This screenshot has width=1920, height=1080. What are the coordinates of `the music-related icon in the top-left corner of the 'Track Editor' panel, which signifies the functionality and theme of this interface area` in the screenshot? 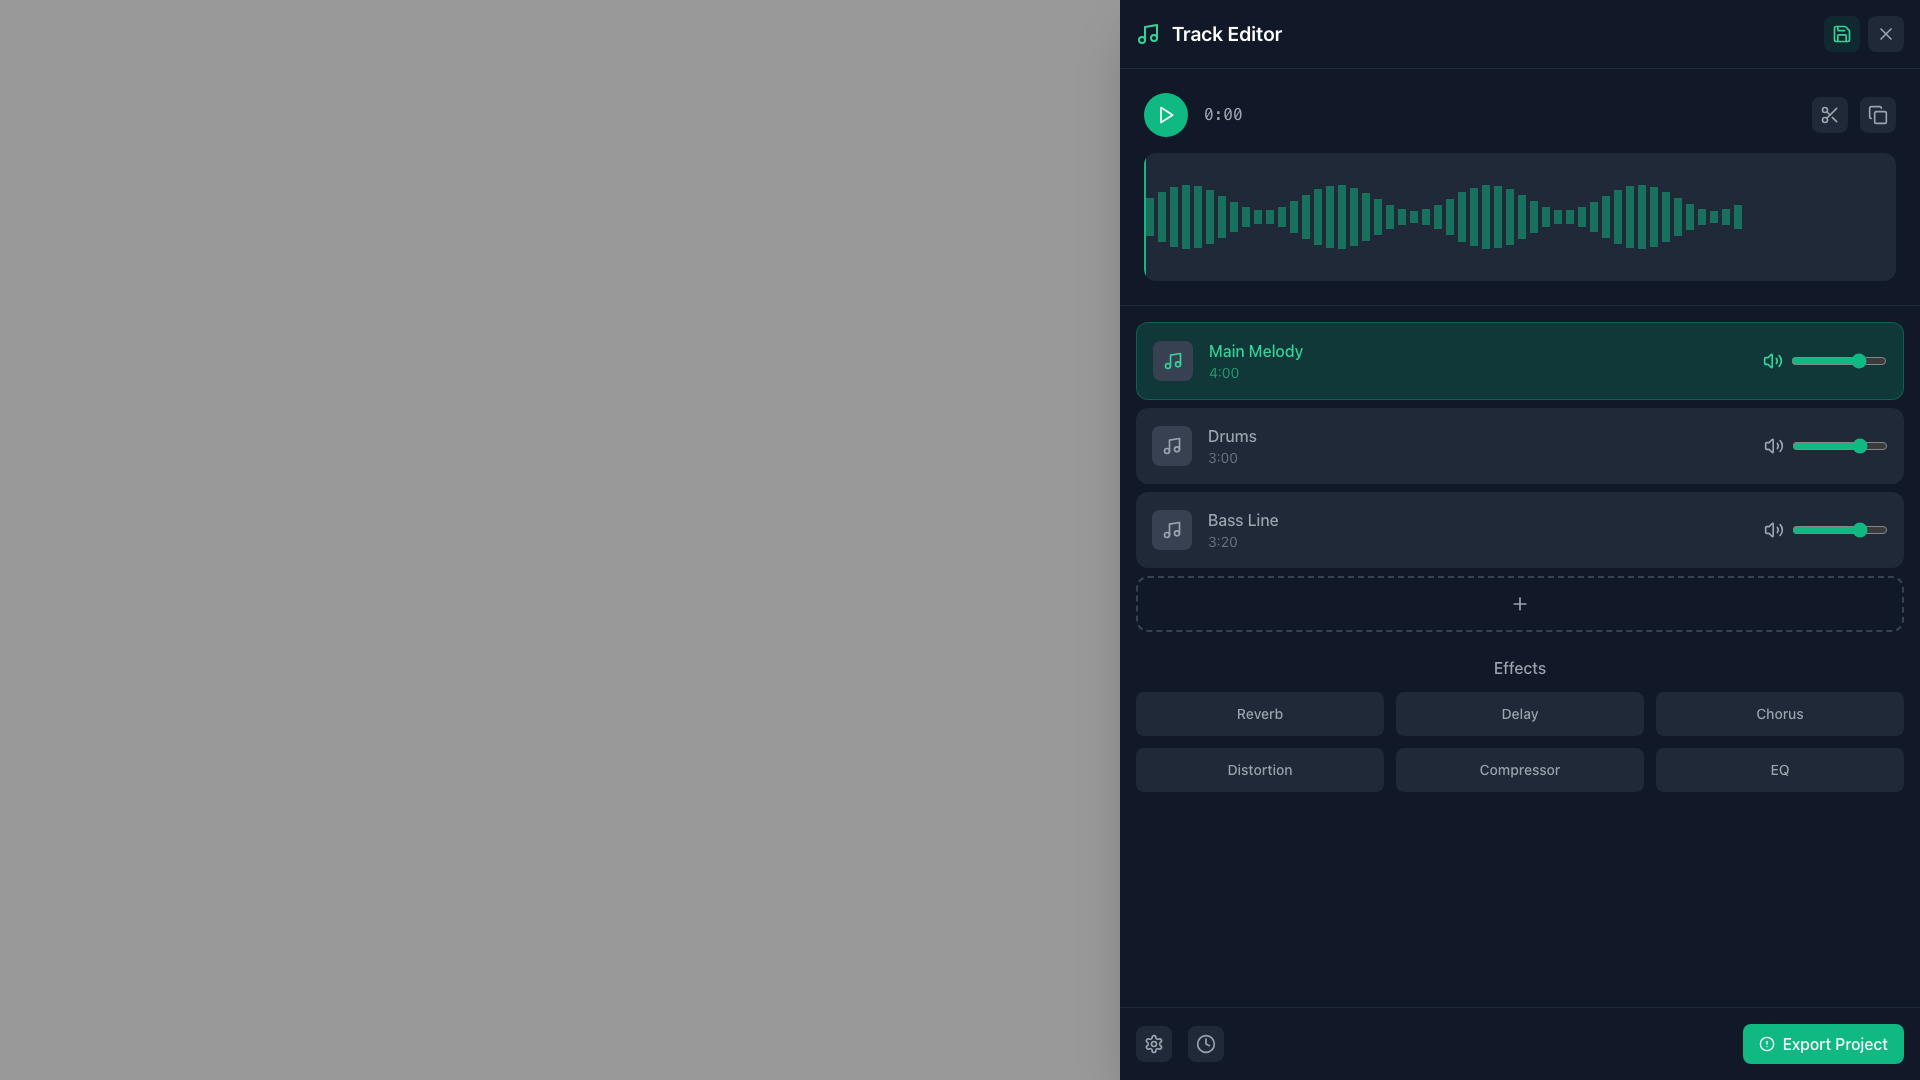 It's located at (1151, 31).